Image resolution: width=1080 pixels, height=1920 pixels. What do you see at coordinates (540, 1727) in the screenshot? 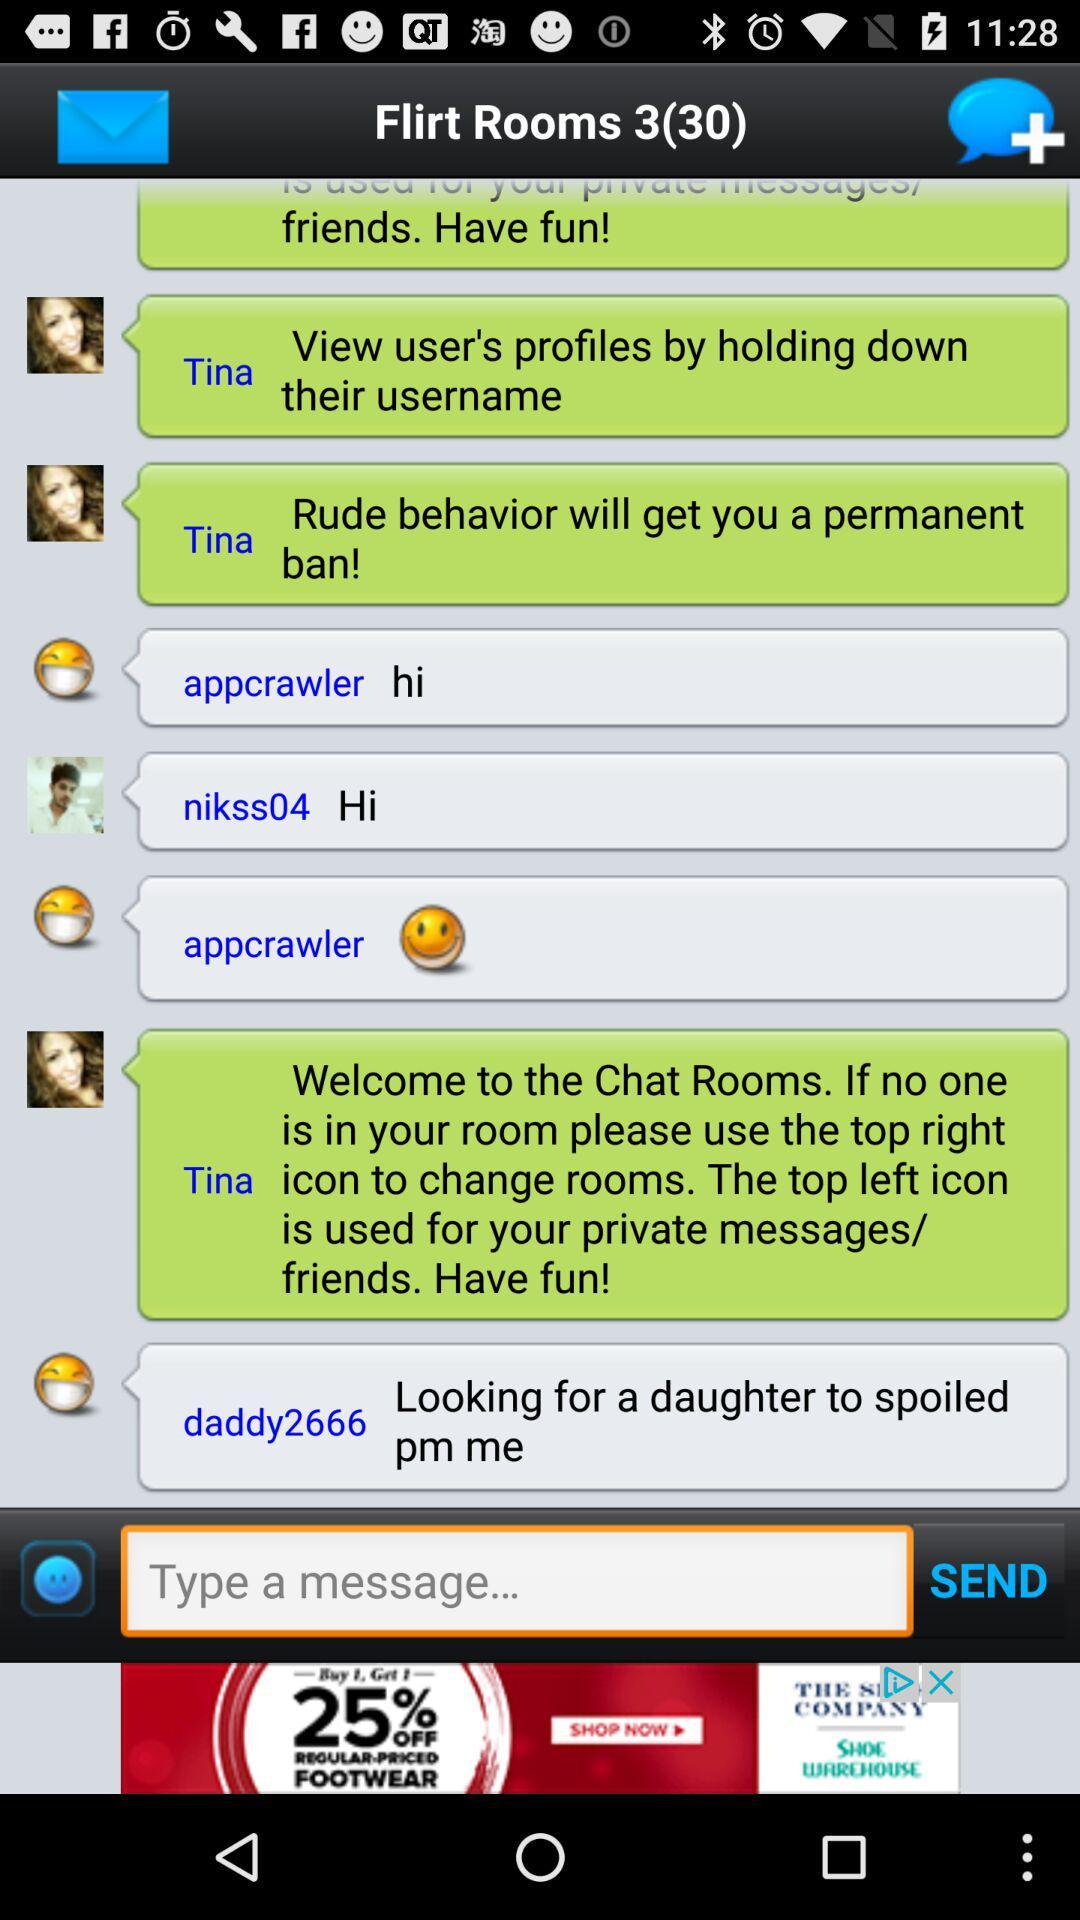
I see `open advertisement` at bounding box center [540, 1727].